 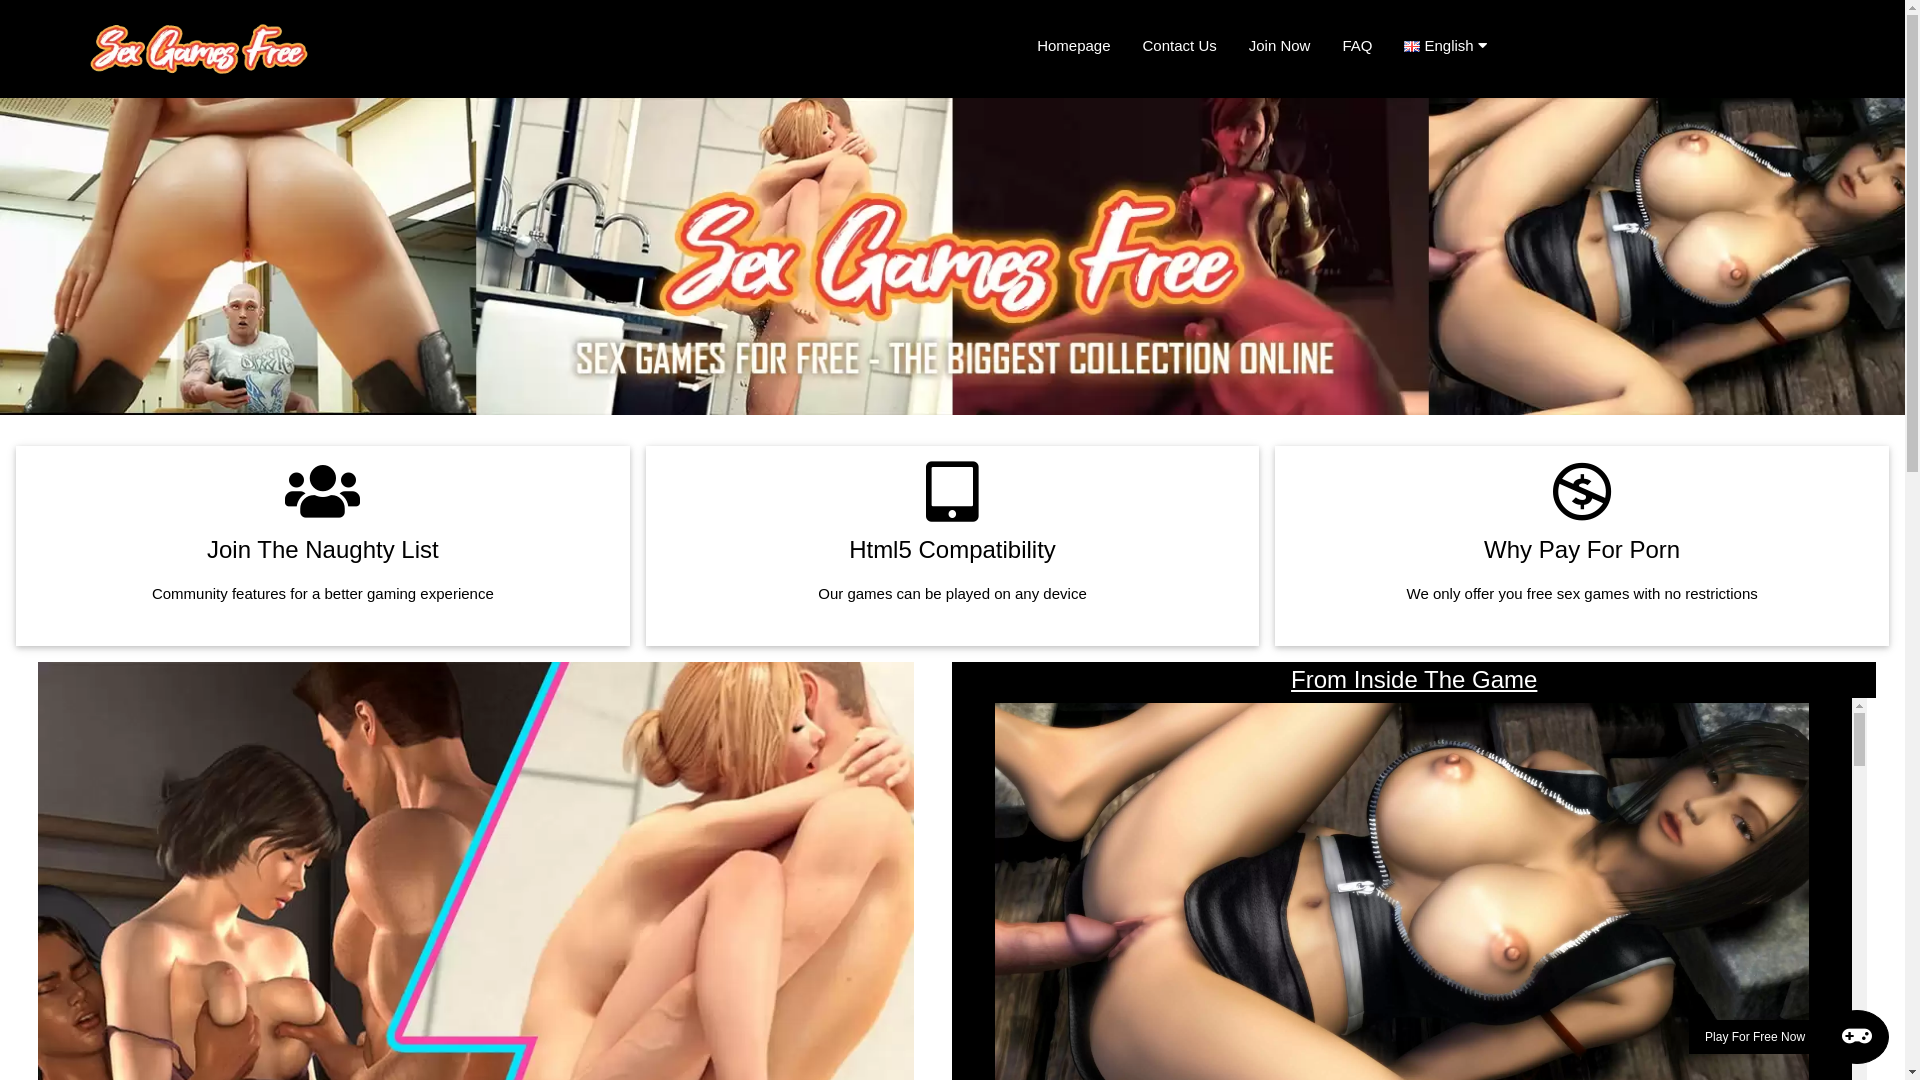 What do you see at coordinates (1357, 45) in the screenshot?
I see `'FAQ'` at bounding box center [1357, 45].